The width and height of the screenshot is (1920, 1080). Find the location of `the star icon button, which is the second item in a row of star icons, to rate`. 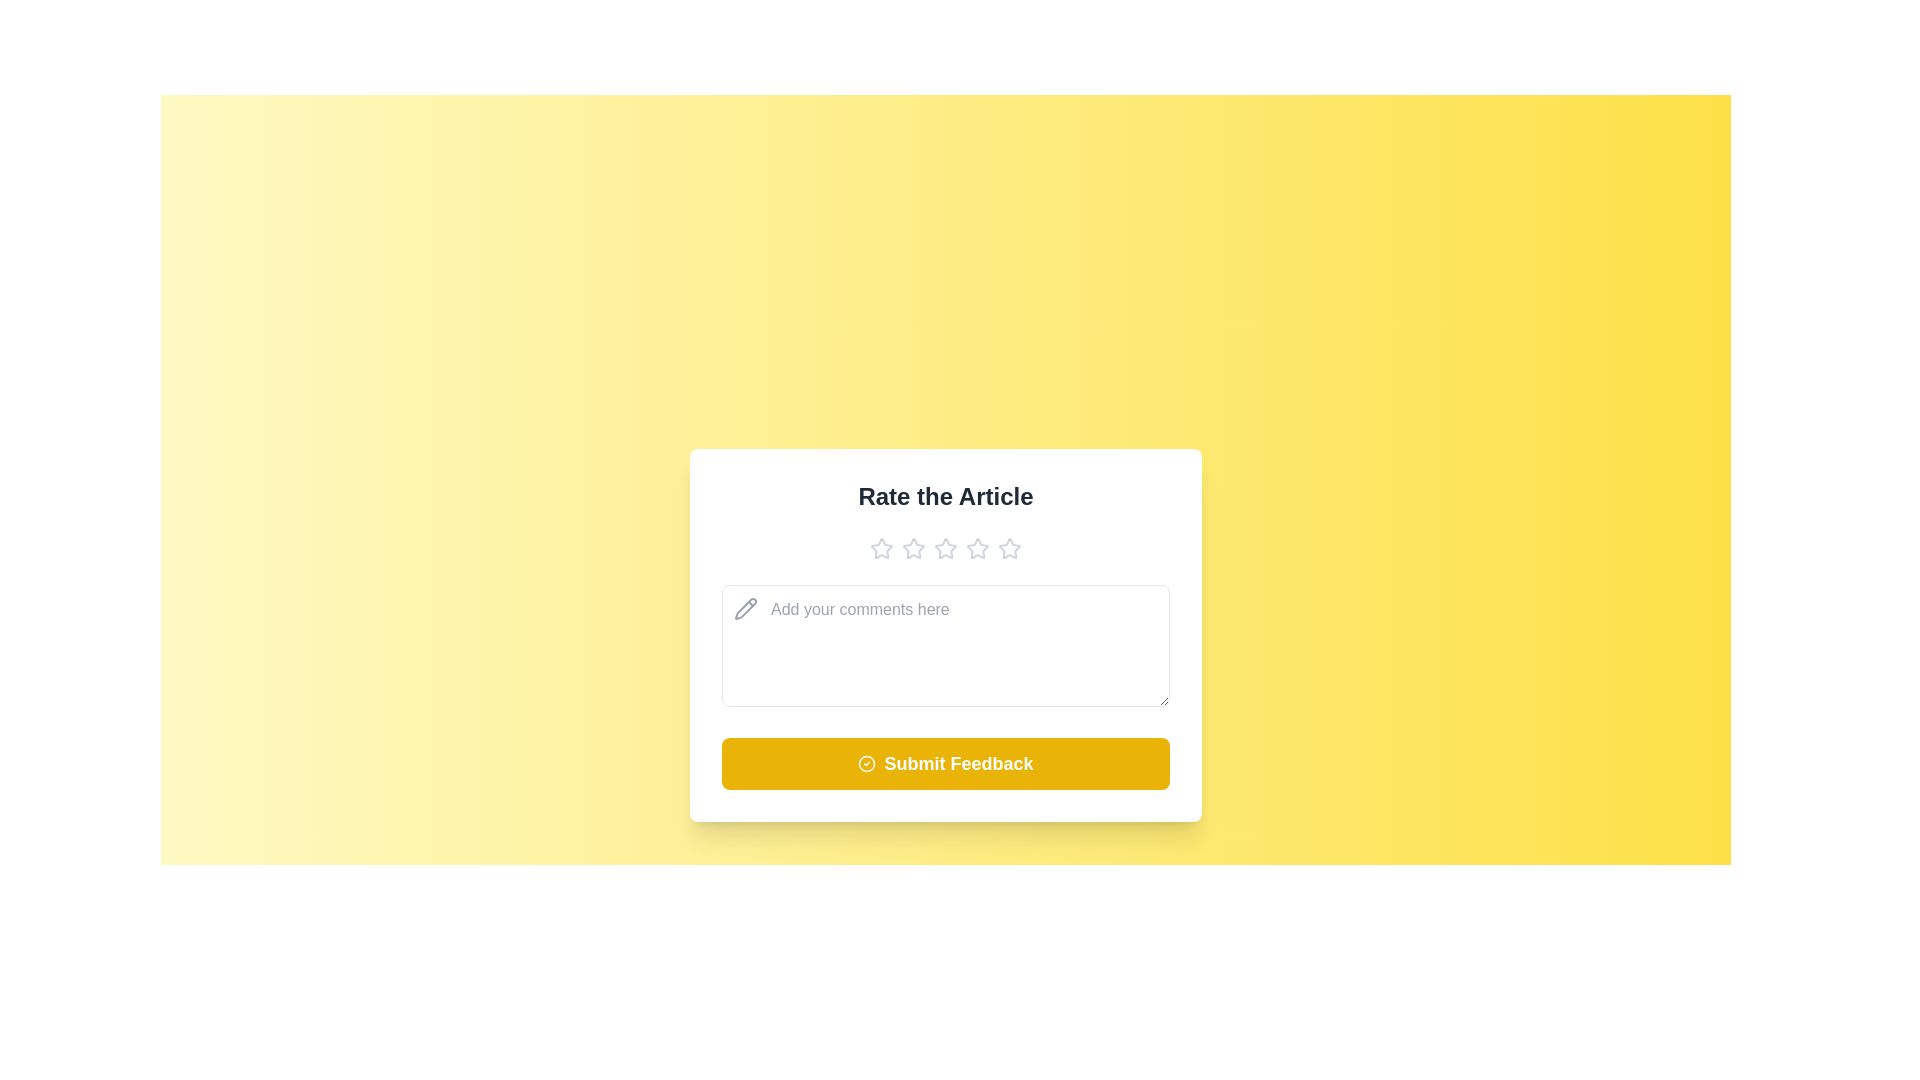

the star icon button, which is the second item in a row of star icons, to rate is located at coordinates (912, 547).